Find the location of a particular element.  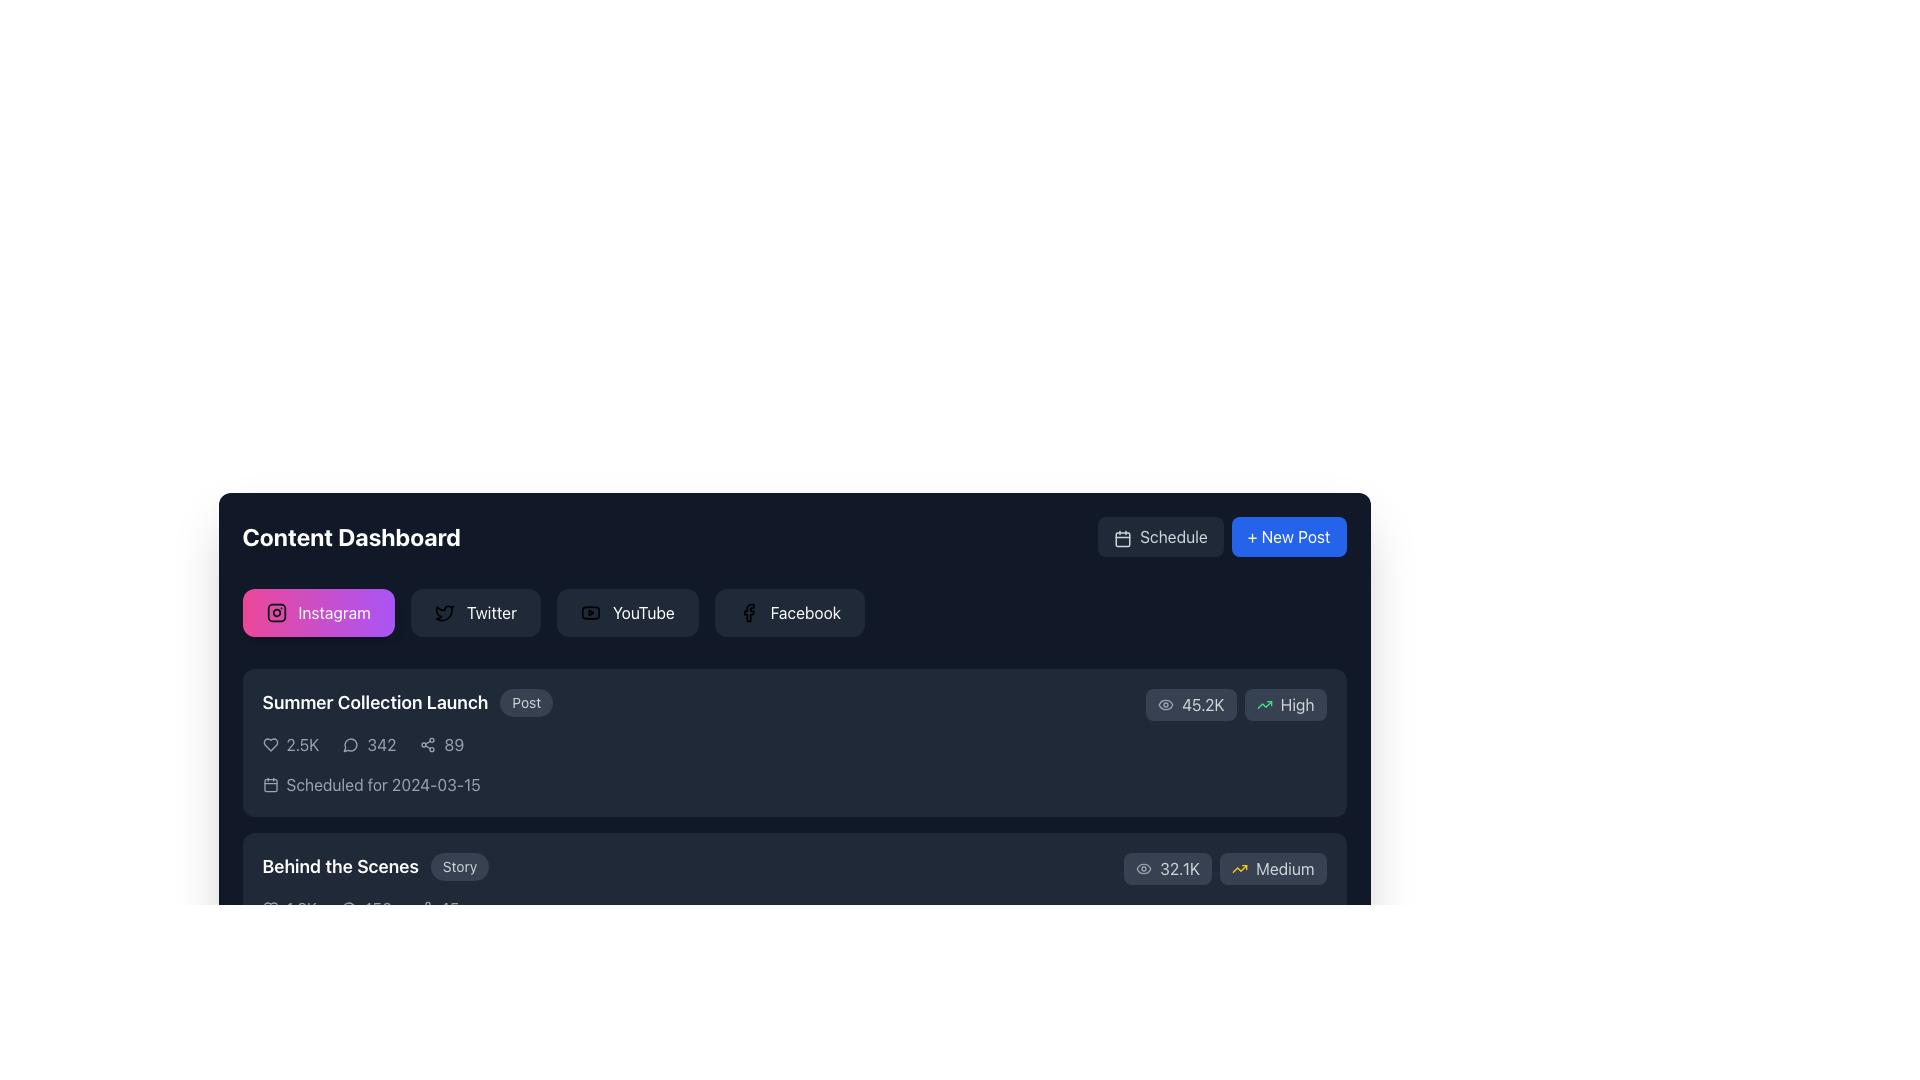

the Twitter icon located at the top section of the interface is located at coordinates (443, 612).